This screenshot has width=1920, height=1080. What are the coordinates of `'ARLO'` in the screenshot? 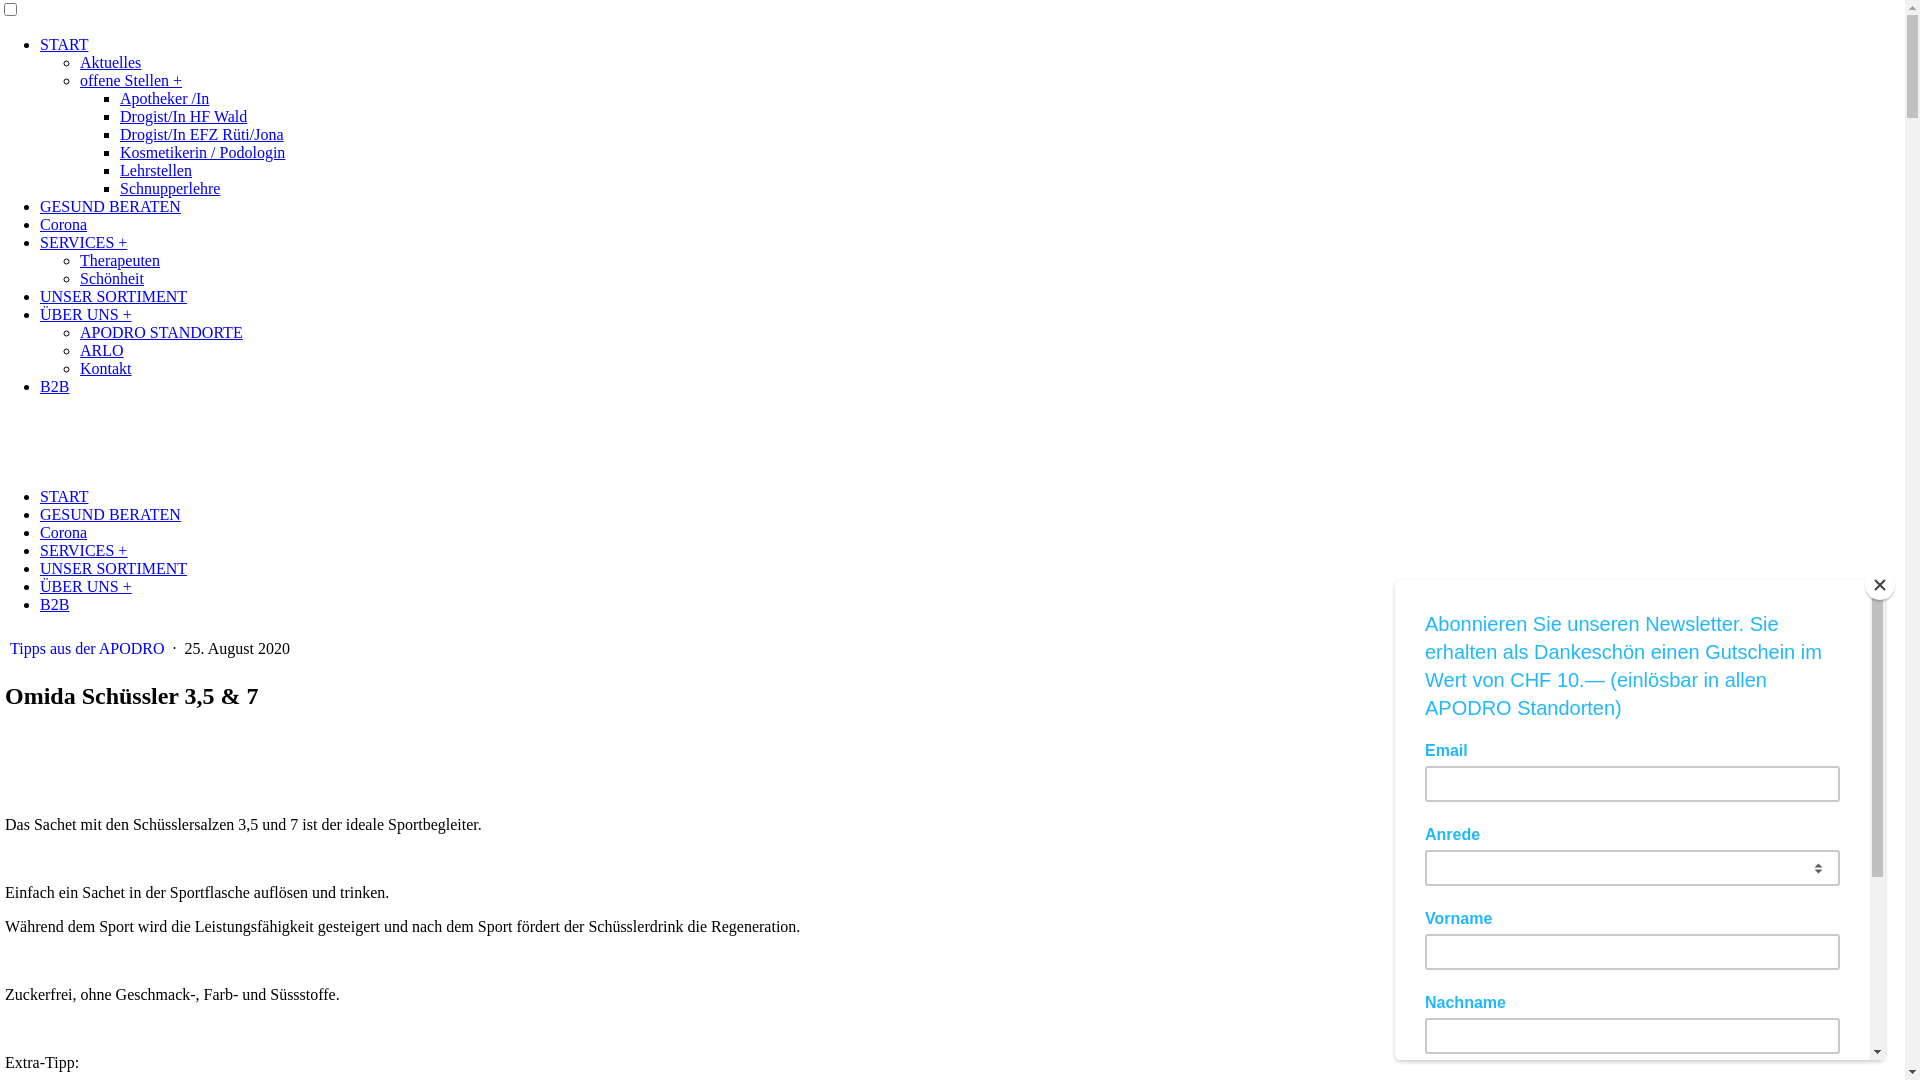 It's located at (80, 349).